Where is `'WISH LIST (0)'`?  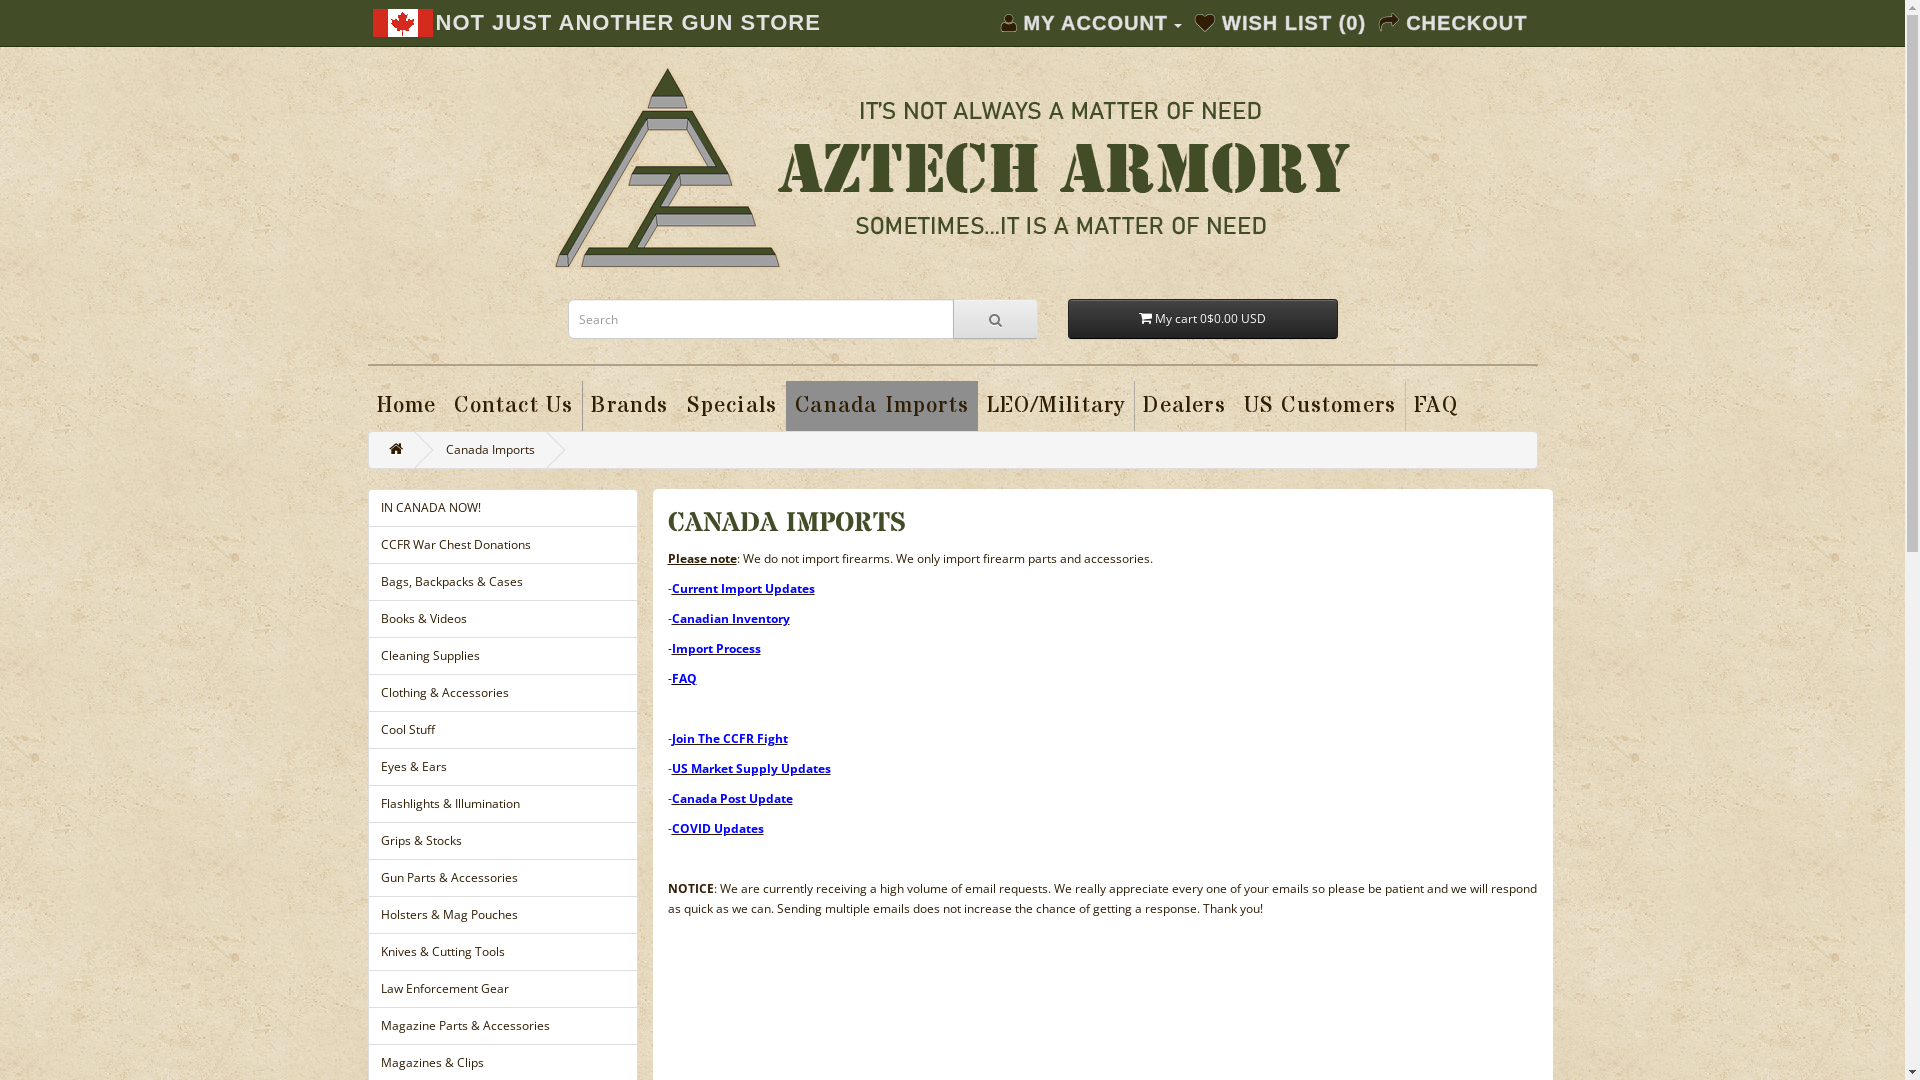 'WISH LIST (0)' is located at coordinates (1280, 23).